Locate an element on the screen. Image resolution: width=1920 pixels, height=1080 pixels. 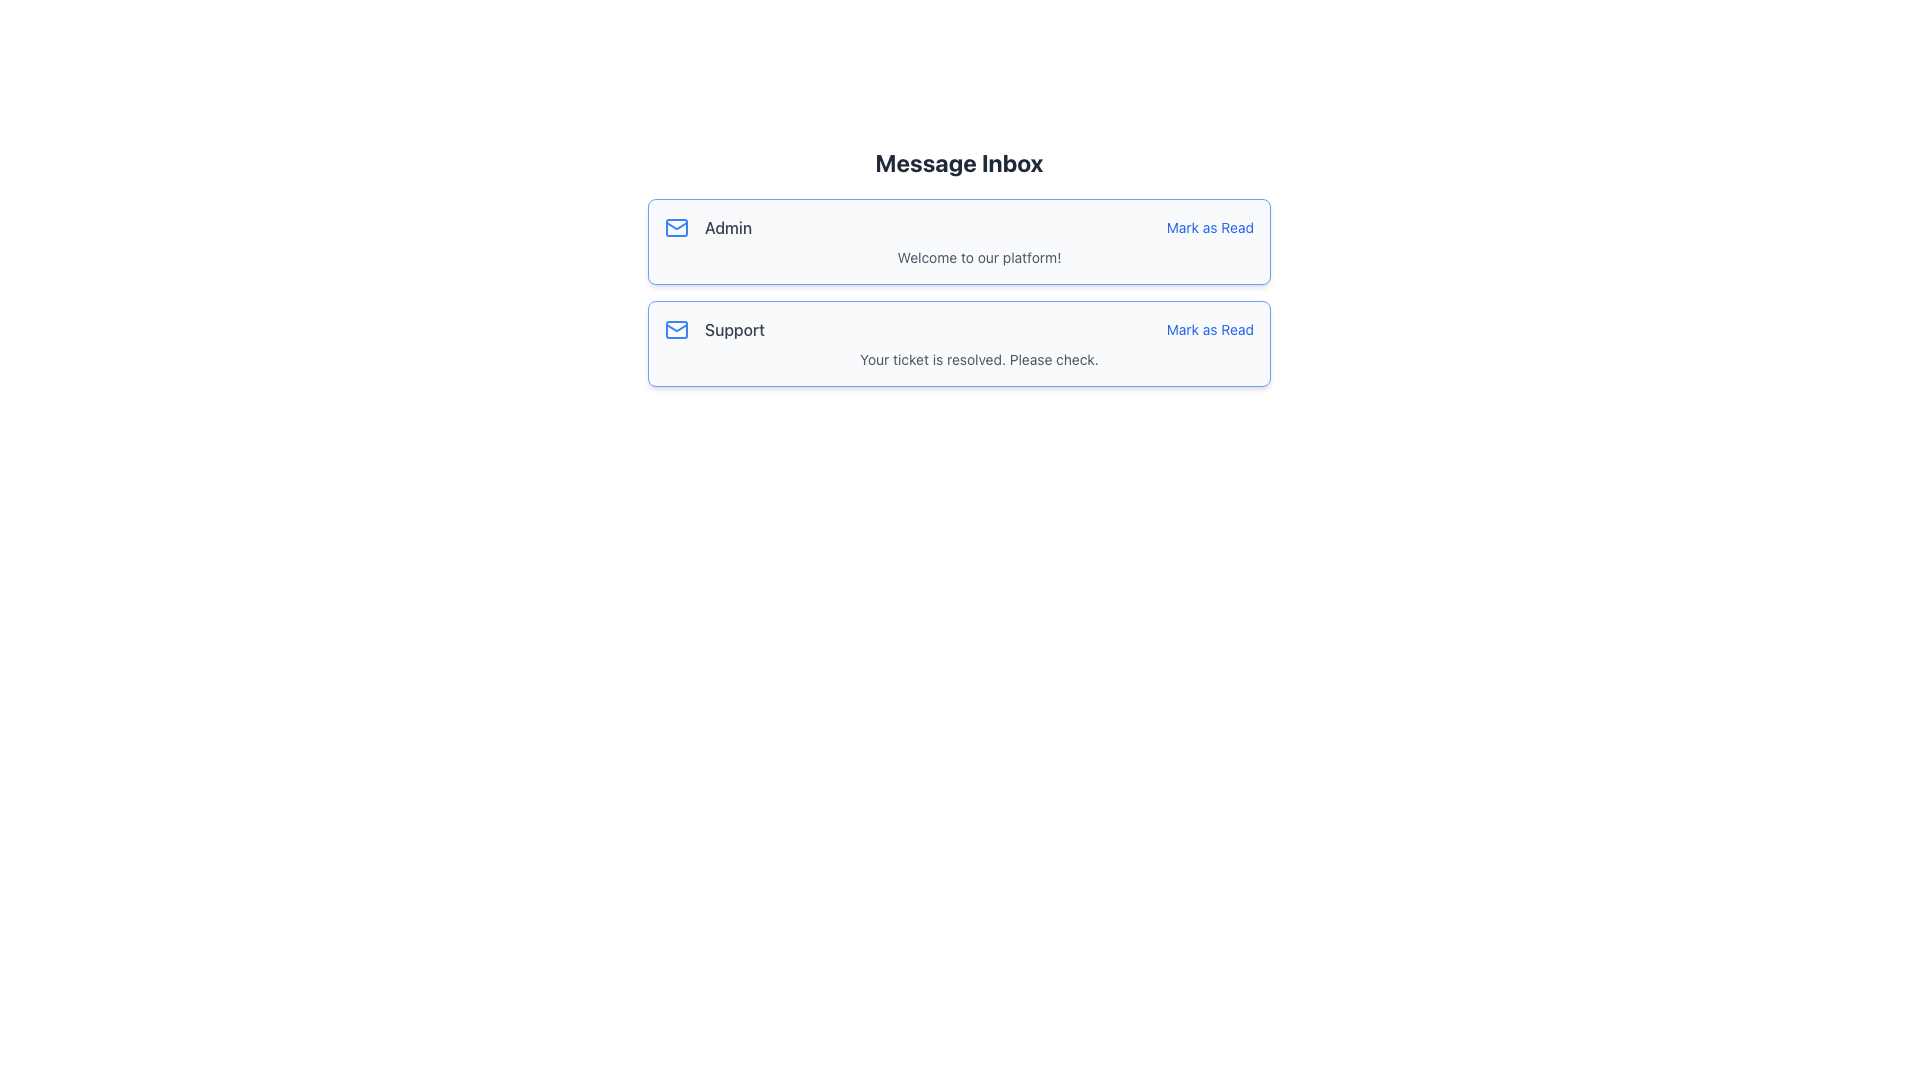
the actionable link for marking the associated message as read, located in the top-right corner of the 'Support' message box is located at coordinates (1209, 329).